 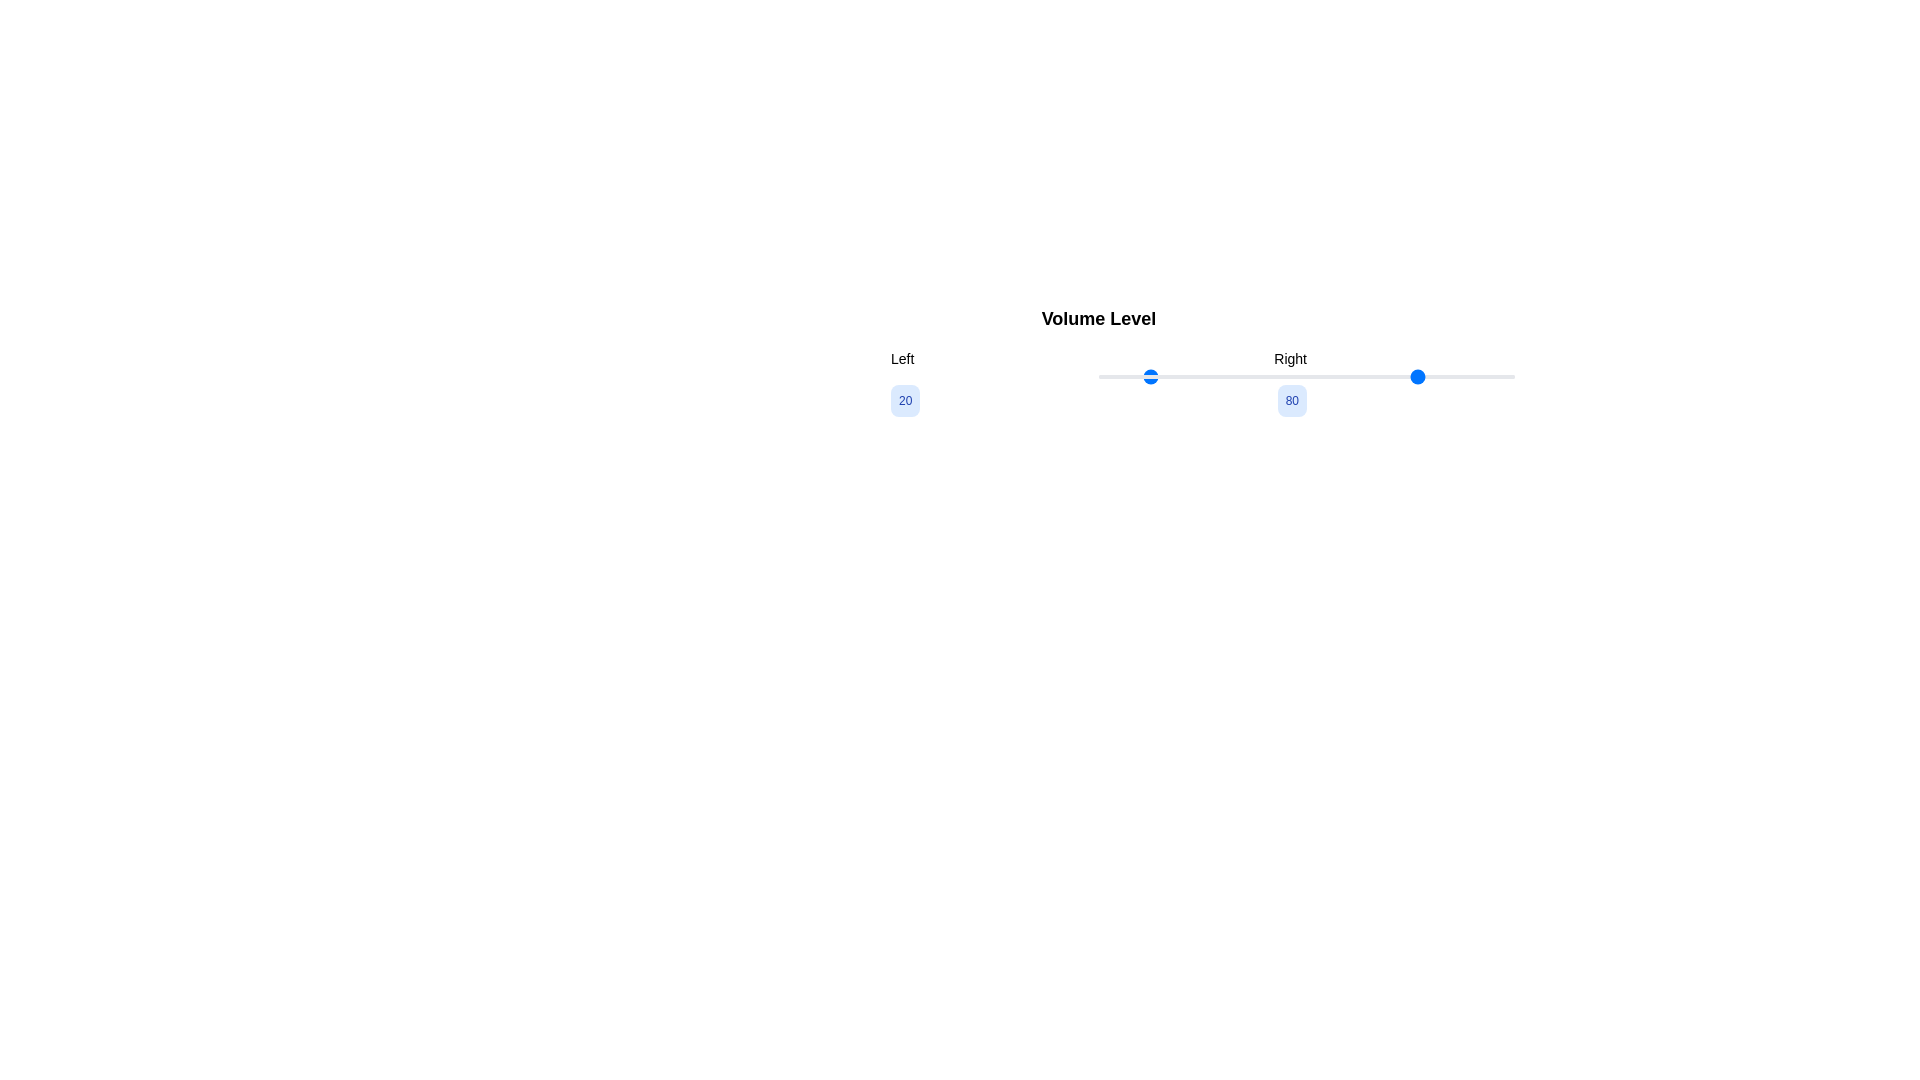 What do you see at coordinates (1292, 401) in the screenshot?
I see `the text label displaying the numeric value '80' with a rounded light blue background, which is positioned to the right of another label displaying '20'` at bounding box center [1292, 401].